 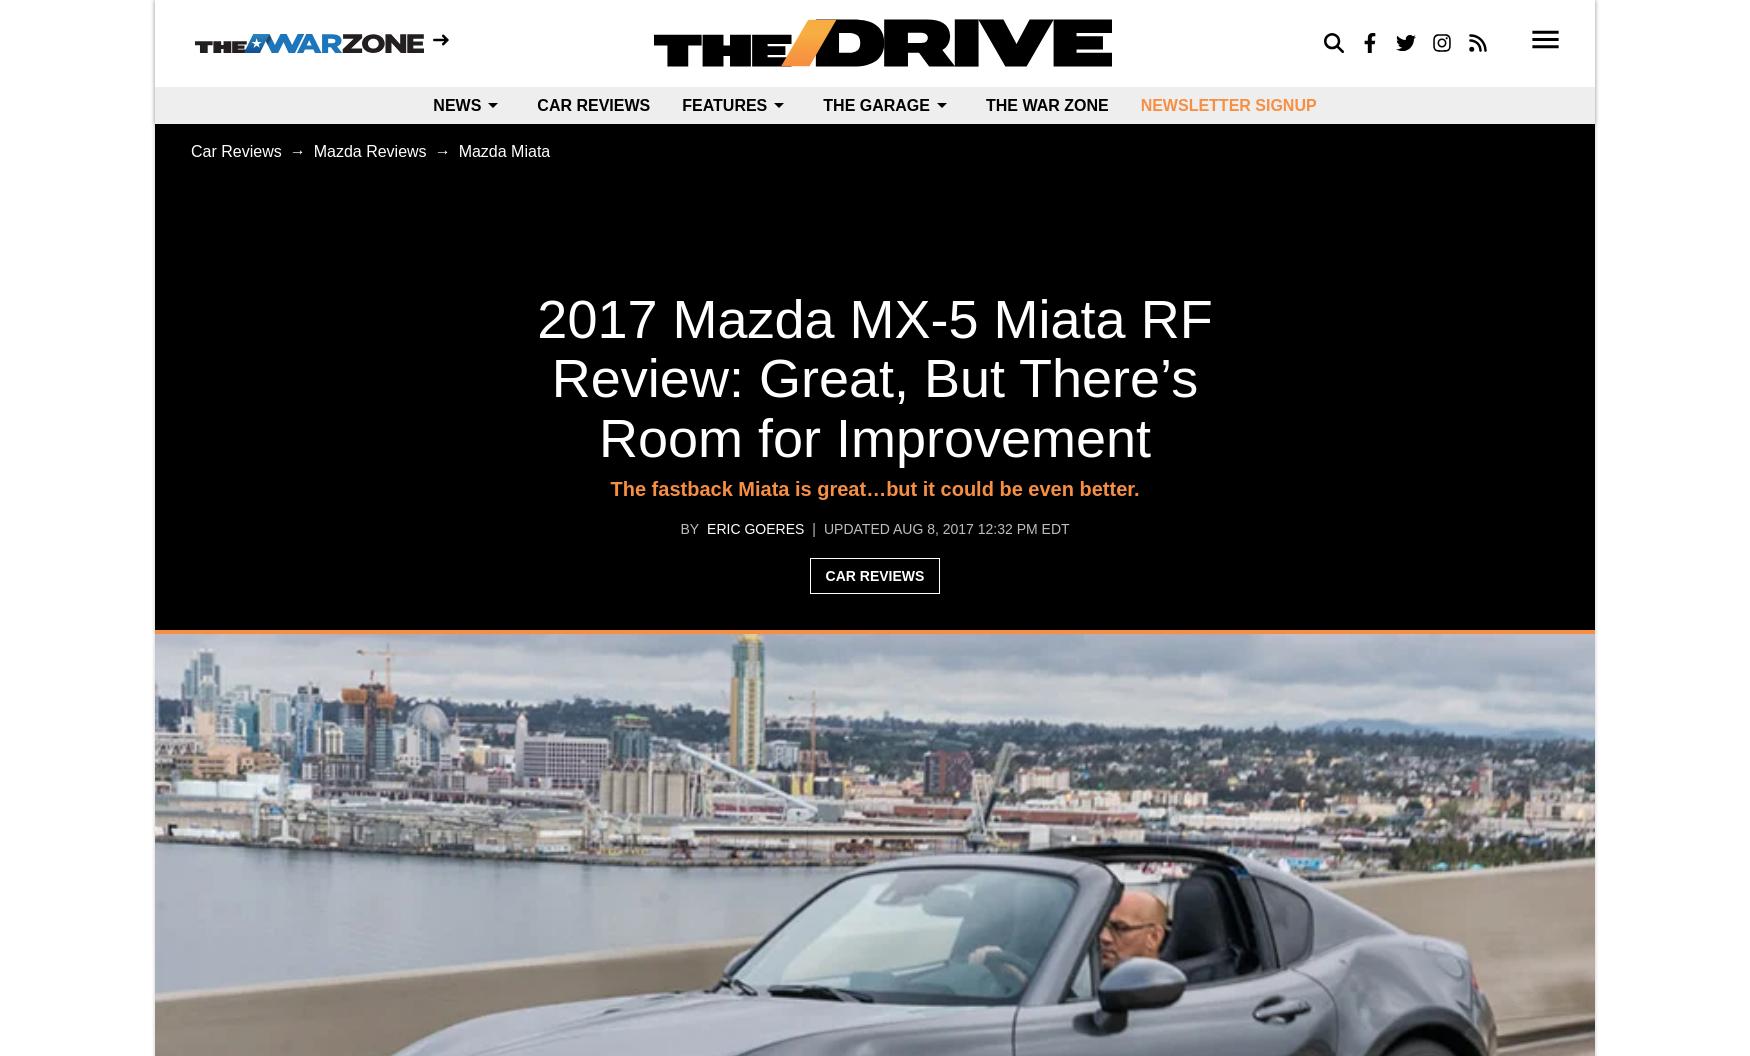 I want to click on 'Mazda Reviews', so click(x=369, y=151).